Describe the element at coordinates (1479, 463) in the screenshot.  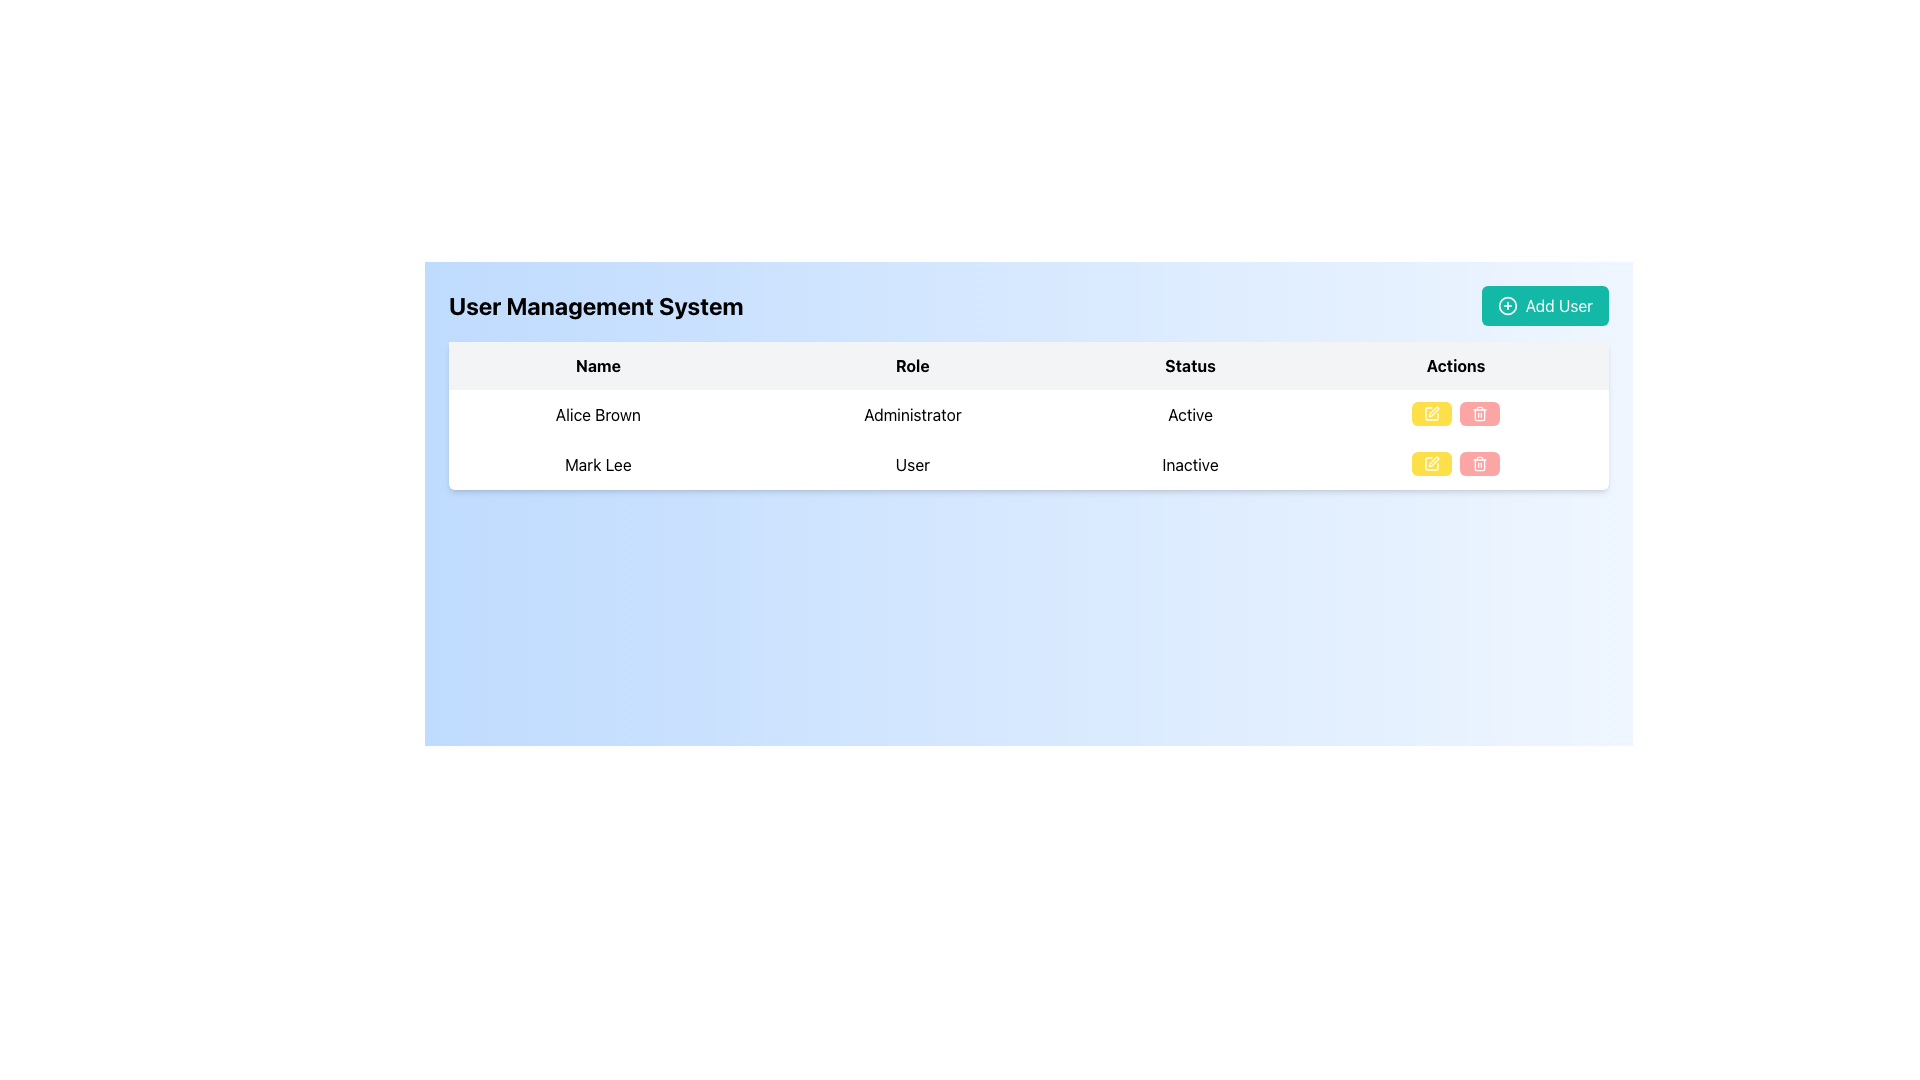
I see `the delete button, which is styled with a red background and a trashcan icon, located in the 'Actions' column of the second row in the user management table` at that location.